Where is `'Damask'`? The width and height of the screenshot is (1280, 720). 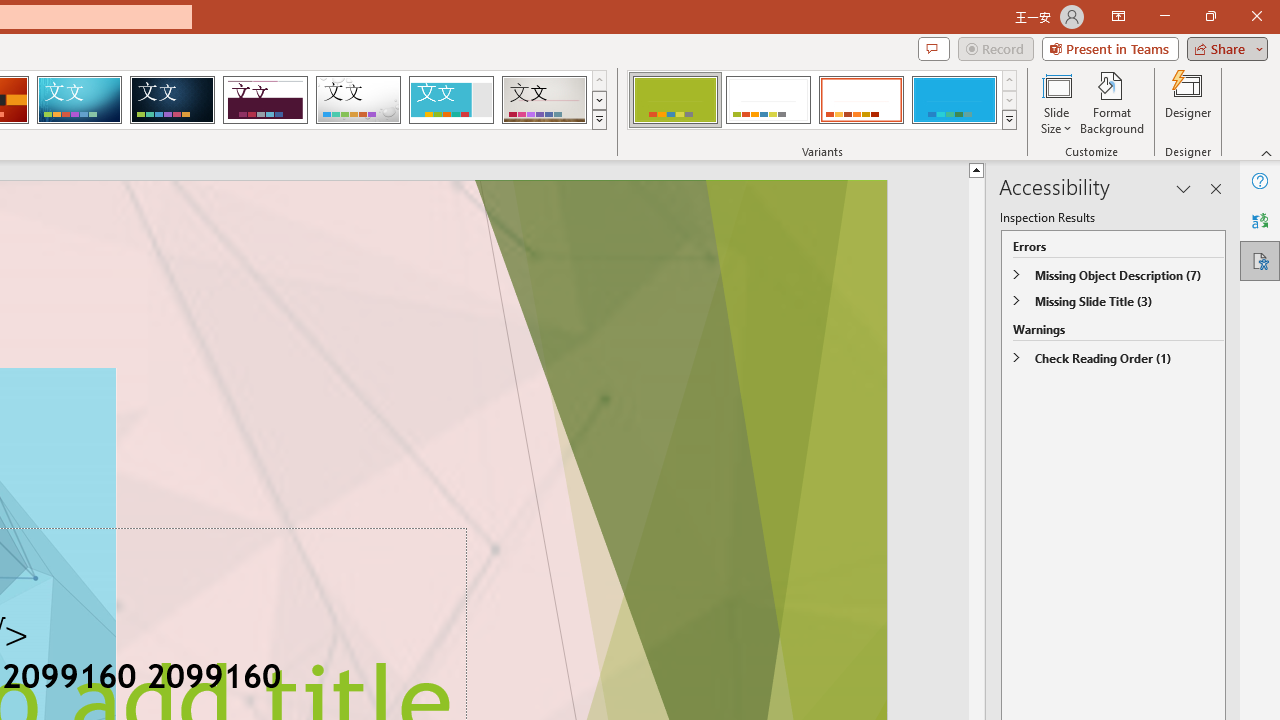 'Damask' is located at coordinates (172, 100).